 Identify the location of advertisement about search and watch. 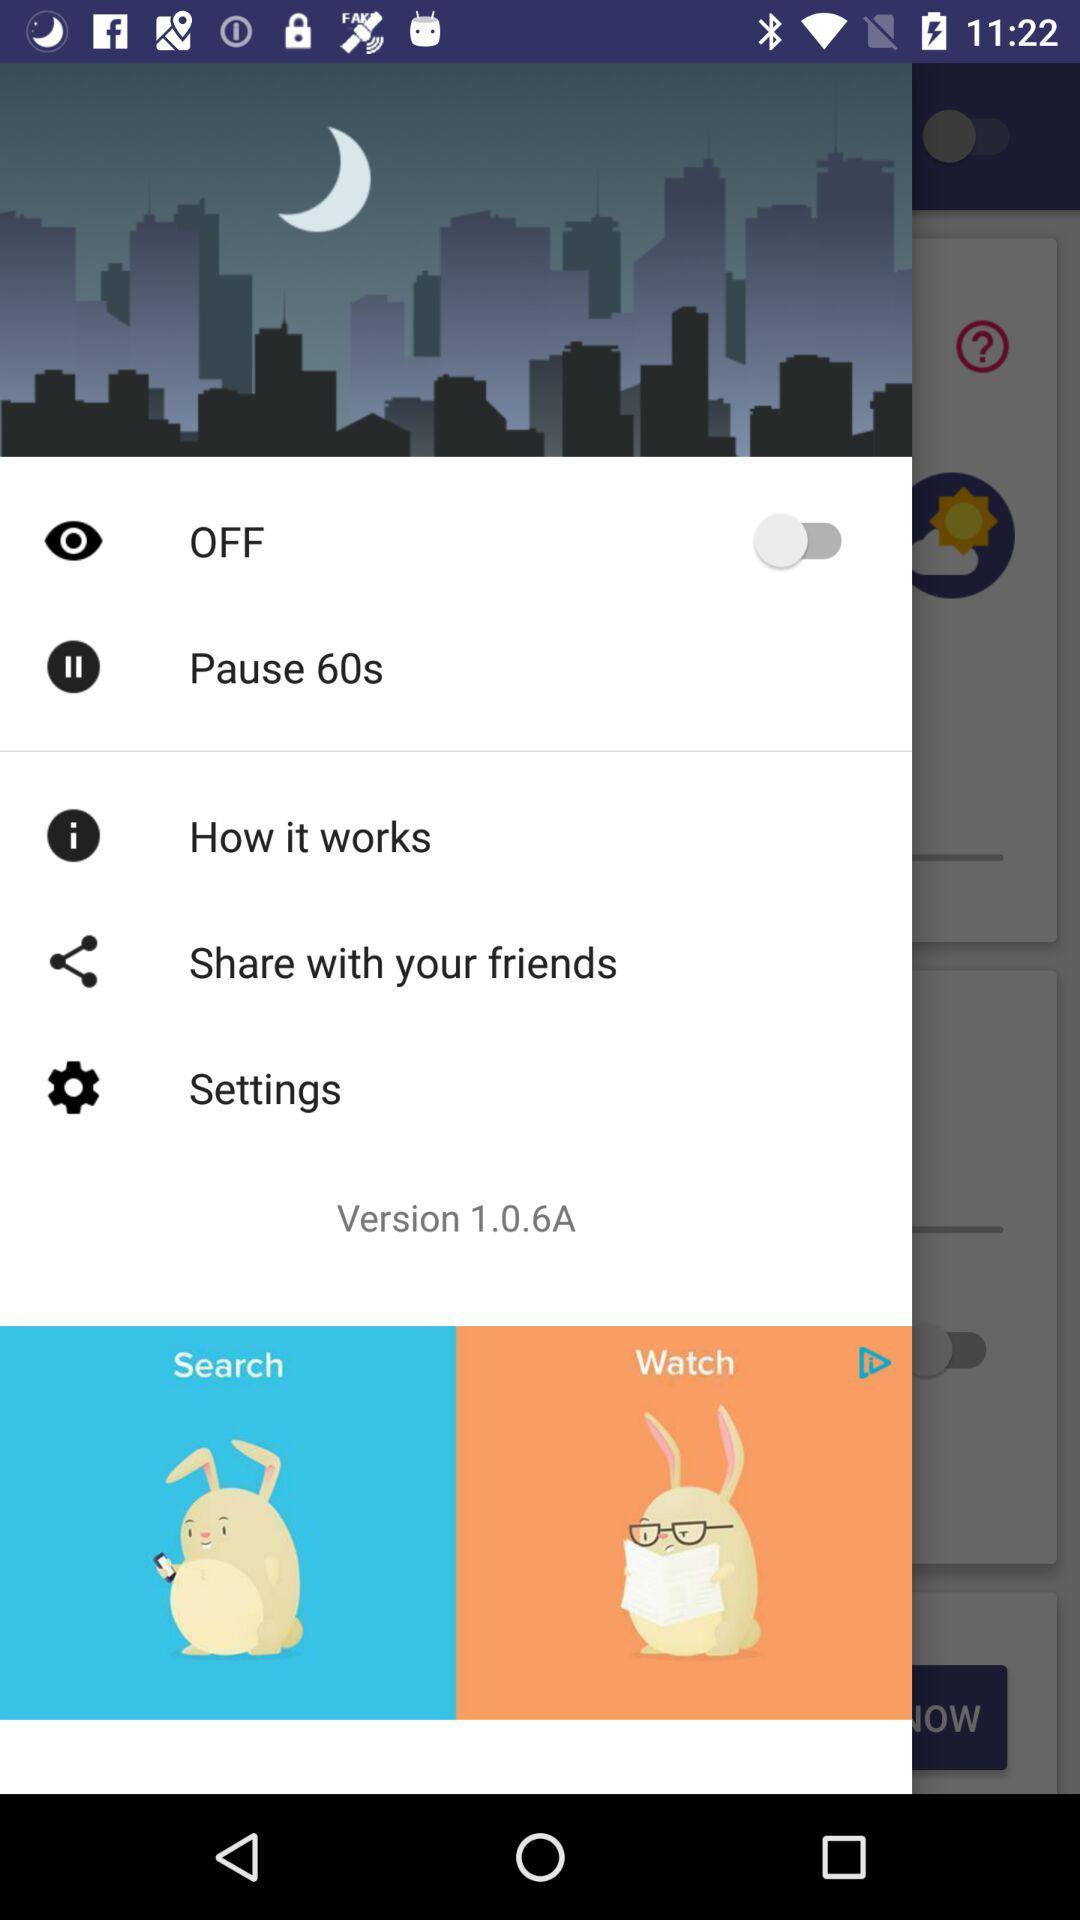
(455, 1521).